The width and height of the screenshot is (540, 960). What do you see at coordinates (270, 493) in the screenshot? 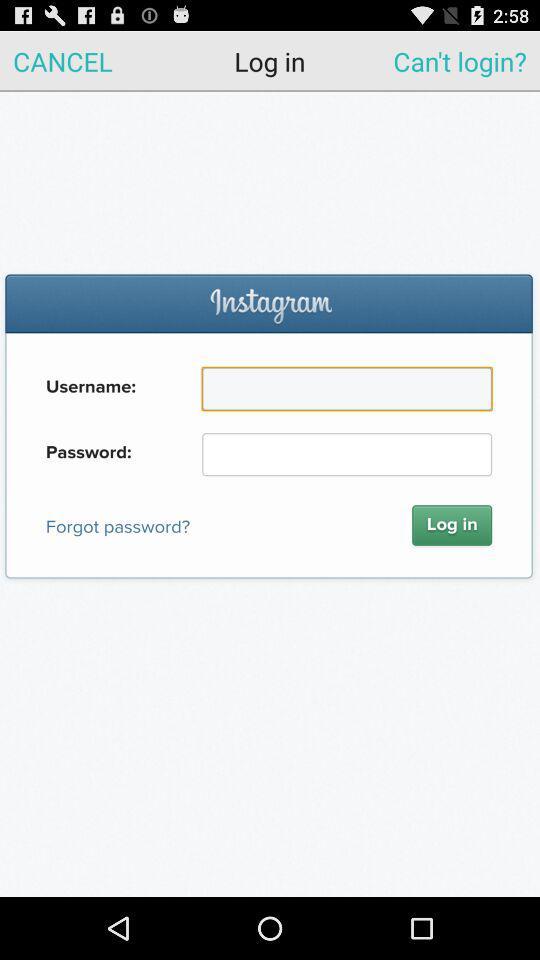
I see `login menu` at bounding box center [270, 493].